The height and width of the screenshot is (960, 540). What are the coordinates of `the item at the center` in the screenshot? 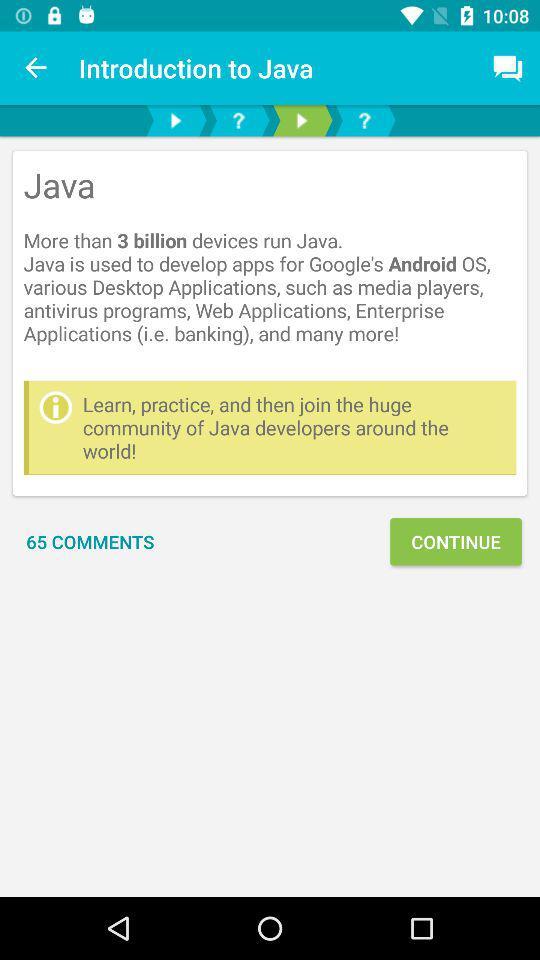 It's located at (293, 427).